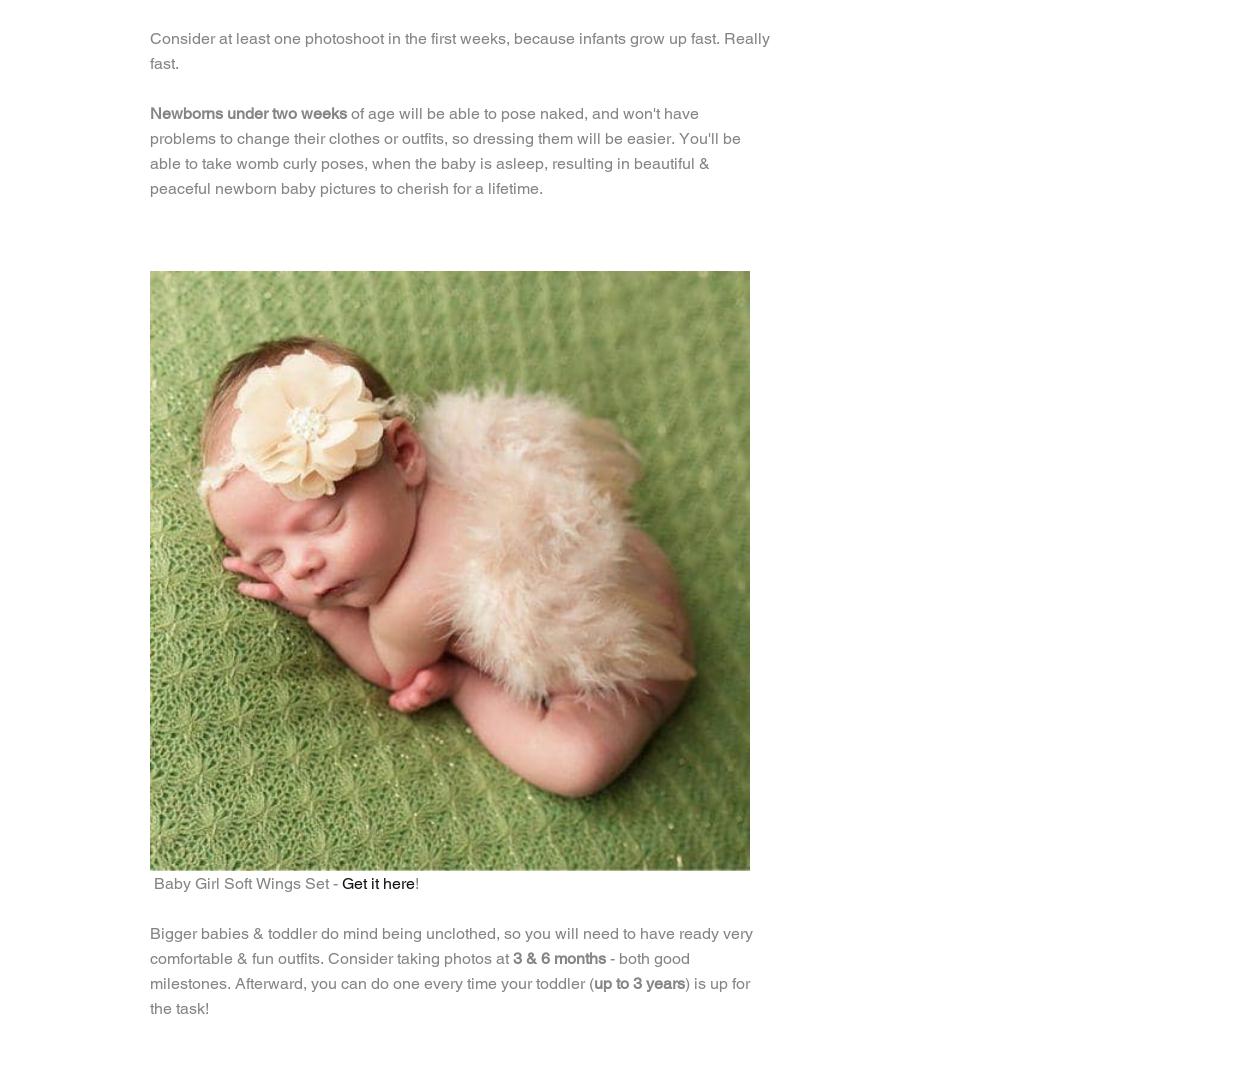 This screenshot has width=1250, height=1066. I want to click on '3 & 6 months', so click(559, 958).